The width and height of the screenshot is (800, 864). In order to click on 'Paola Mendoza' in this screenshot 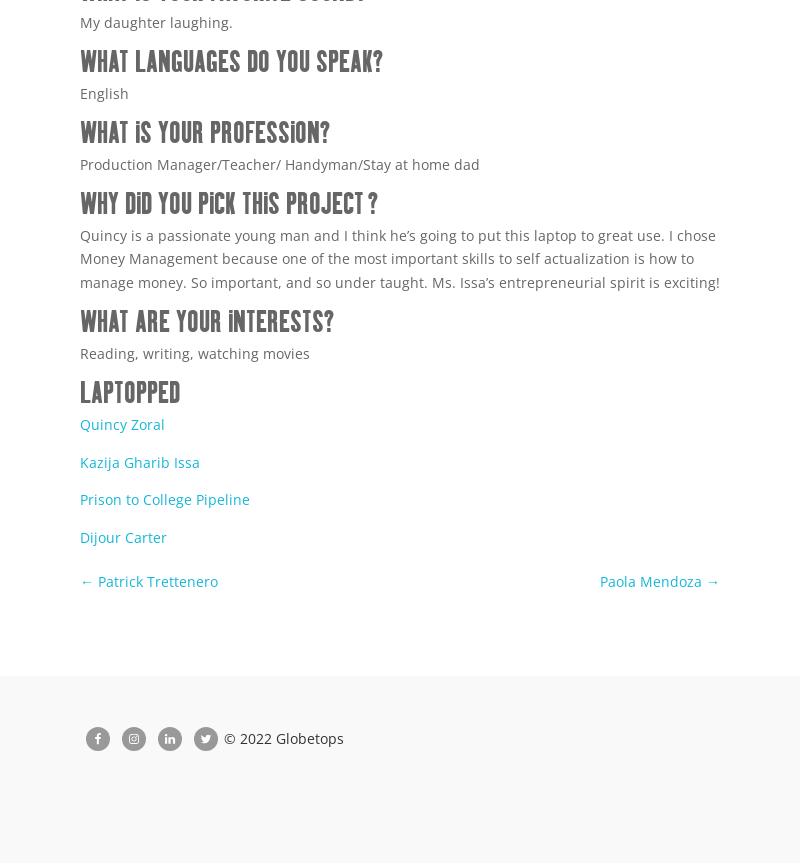, I will do `click(649, 579)`.